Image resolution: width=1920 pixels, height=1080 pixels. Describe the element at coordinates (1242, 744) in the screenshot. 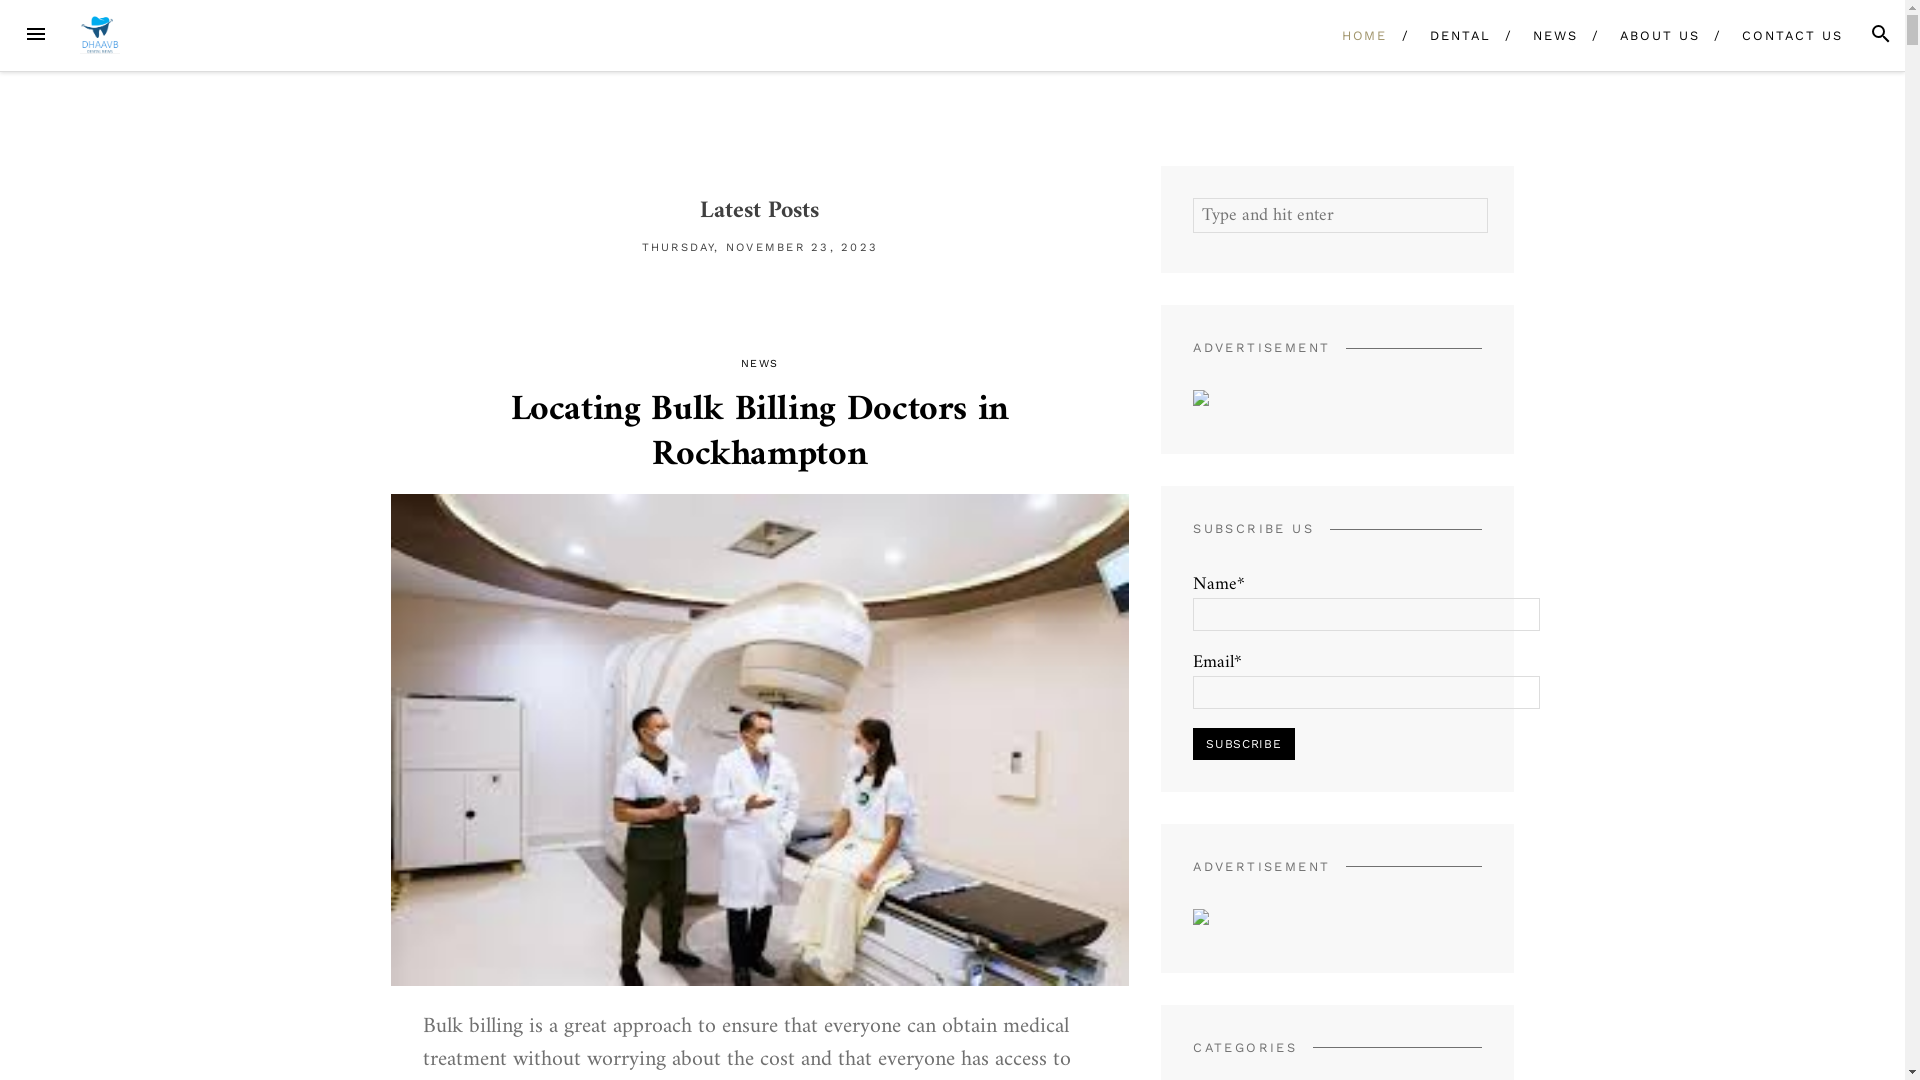

I see `'Subscribe'` at that location.